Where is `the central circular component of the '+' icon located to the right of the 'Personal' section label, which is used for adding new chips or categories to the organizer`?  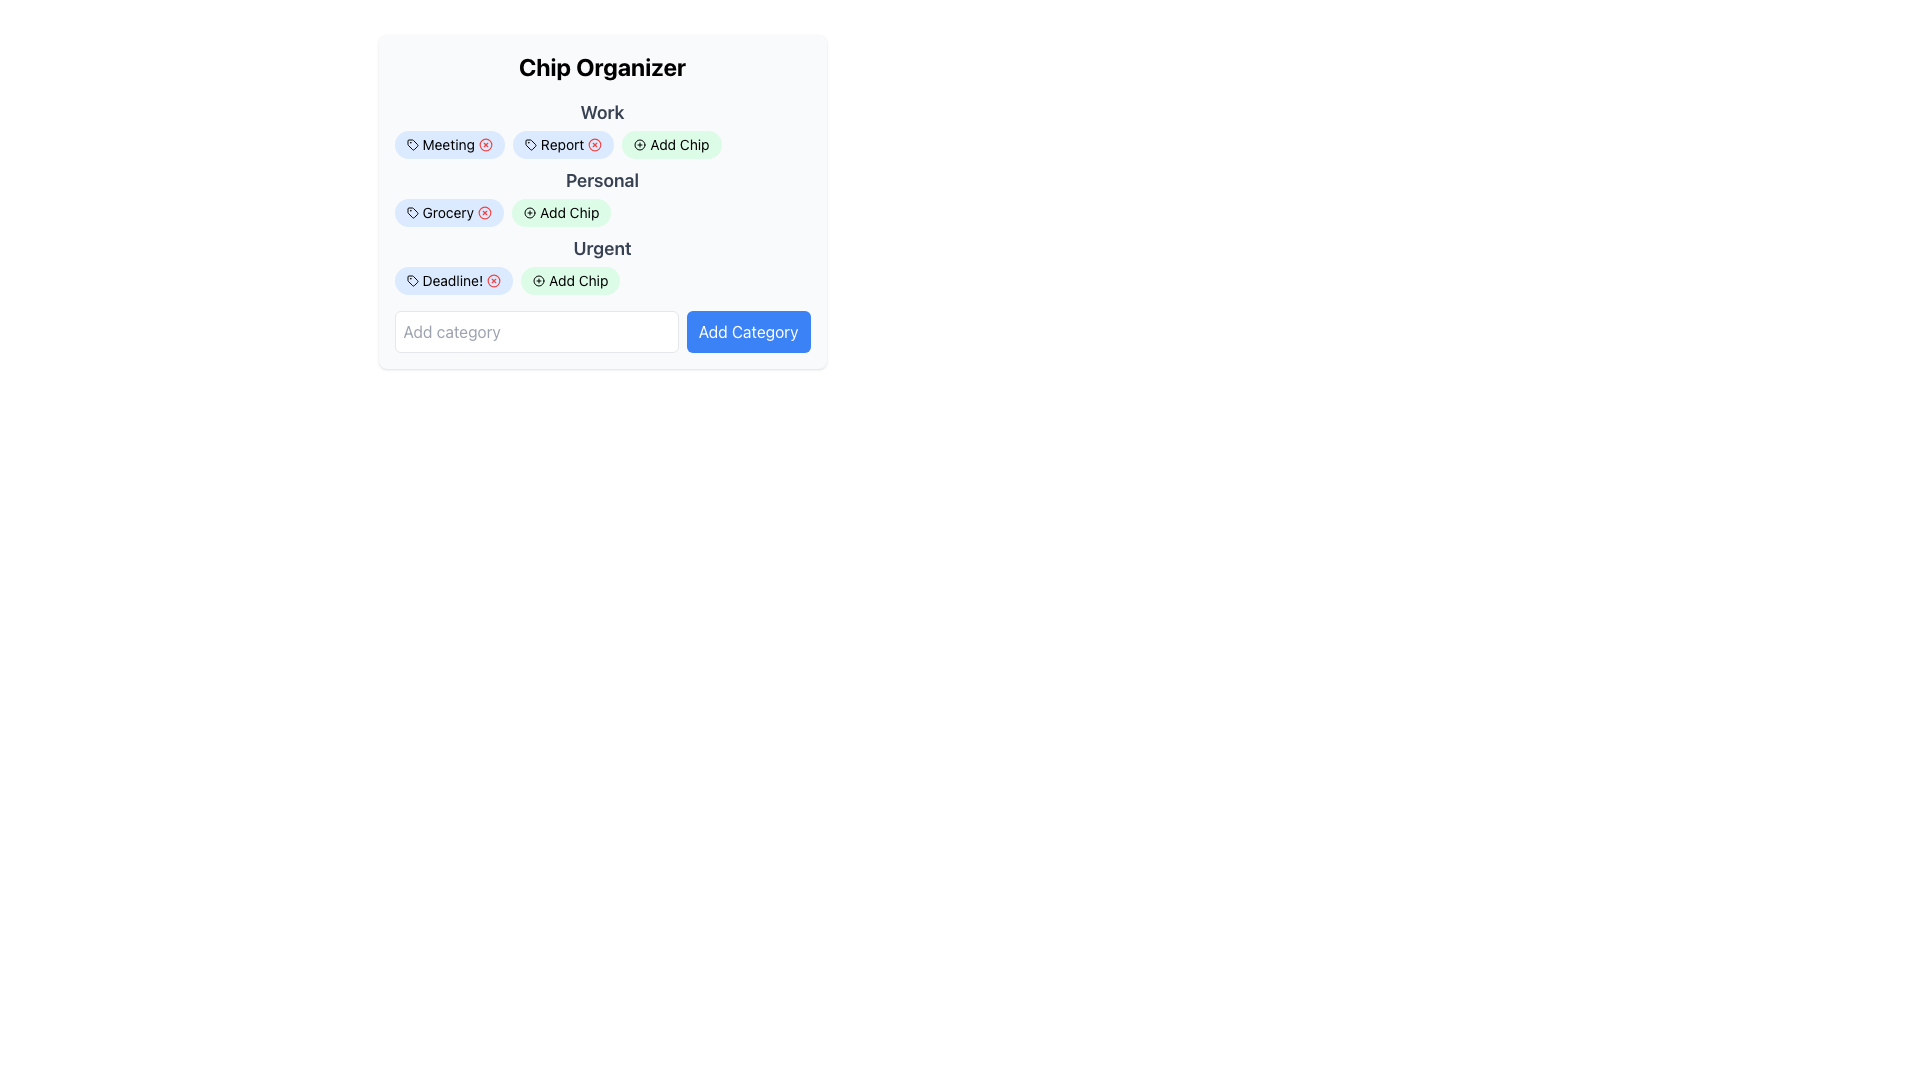
the central circular component of the '+' icon located to the right of the 'Personal' section label, which is used for adding new chips or categories to the organizer is located at coordinates (530, 212).